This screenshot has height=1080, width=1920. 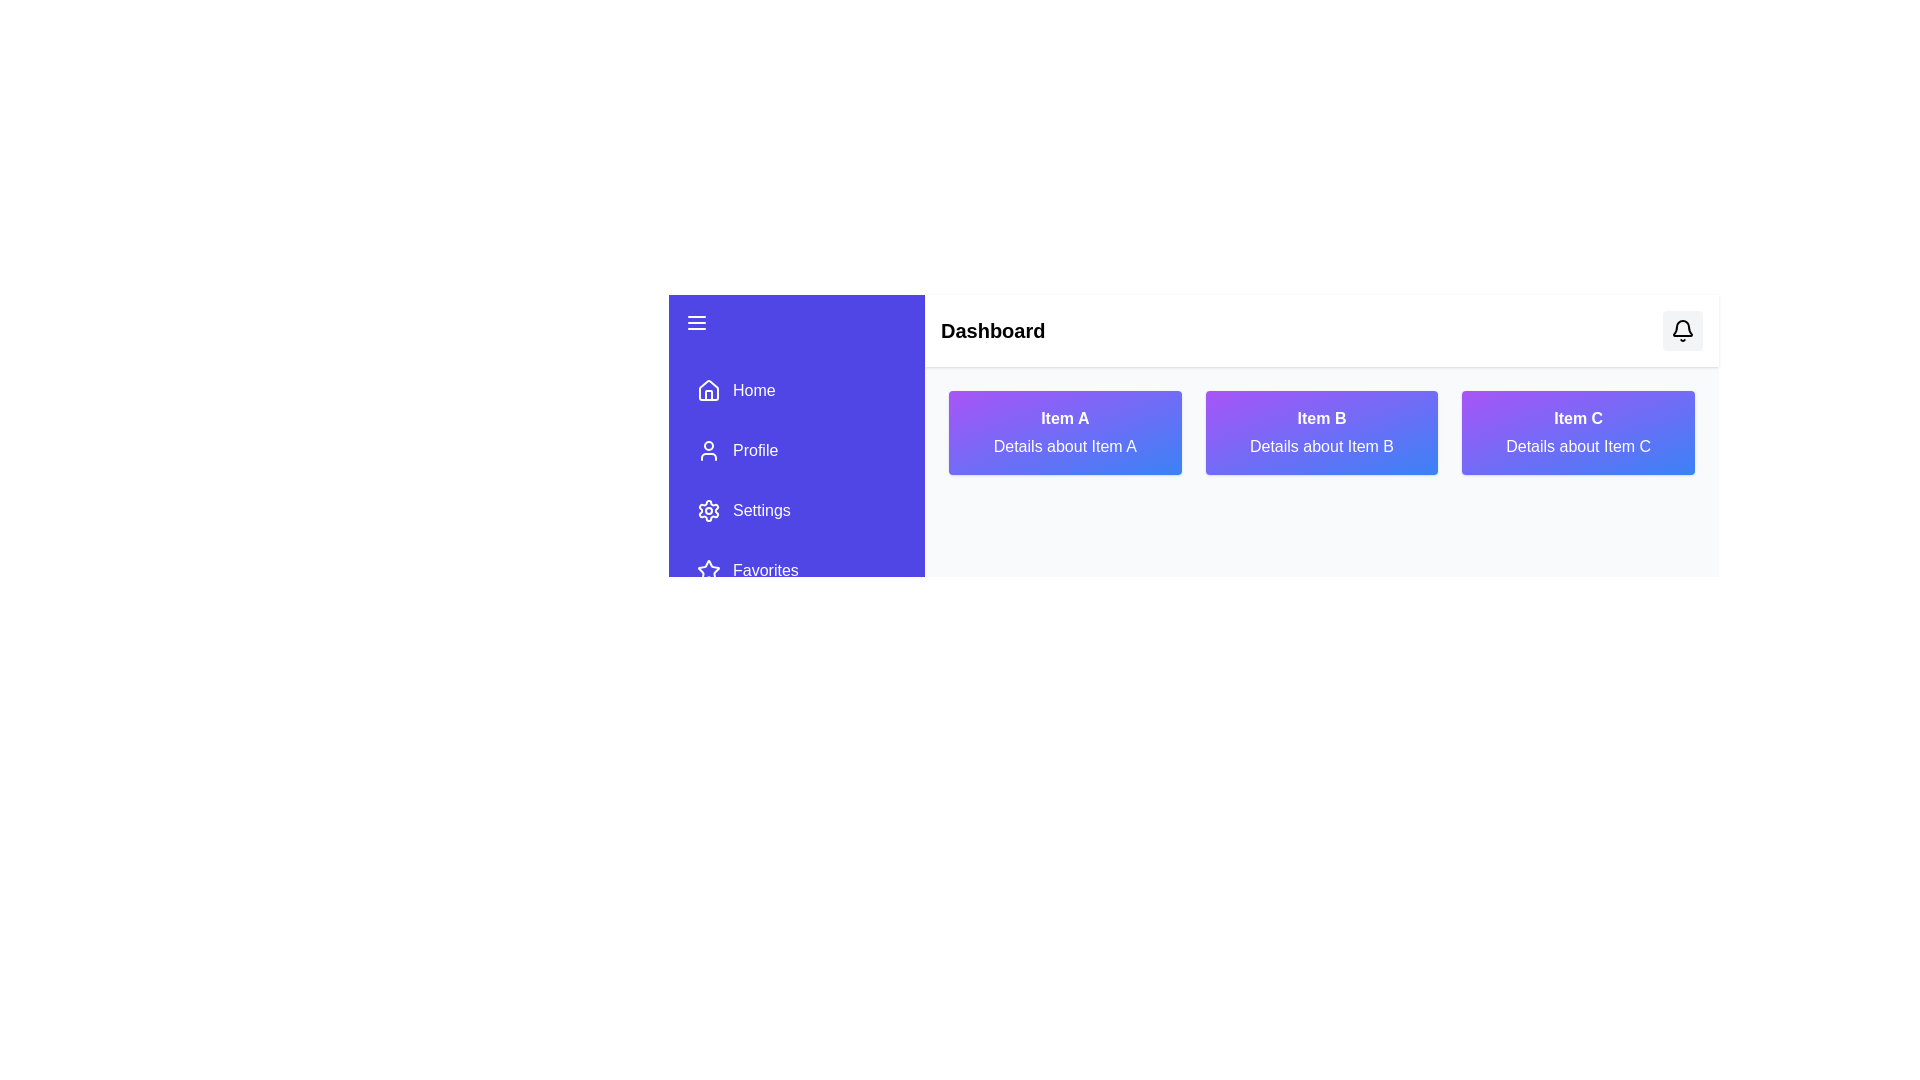 I want to click on the 'Settings' icon located in the left sidebar menu, positioned between the 'Profile' icon and 'Favorites' icon, so click(x=709, y=509).